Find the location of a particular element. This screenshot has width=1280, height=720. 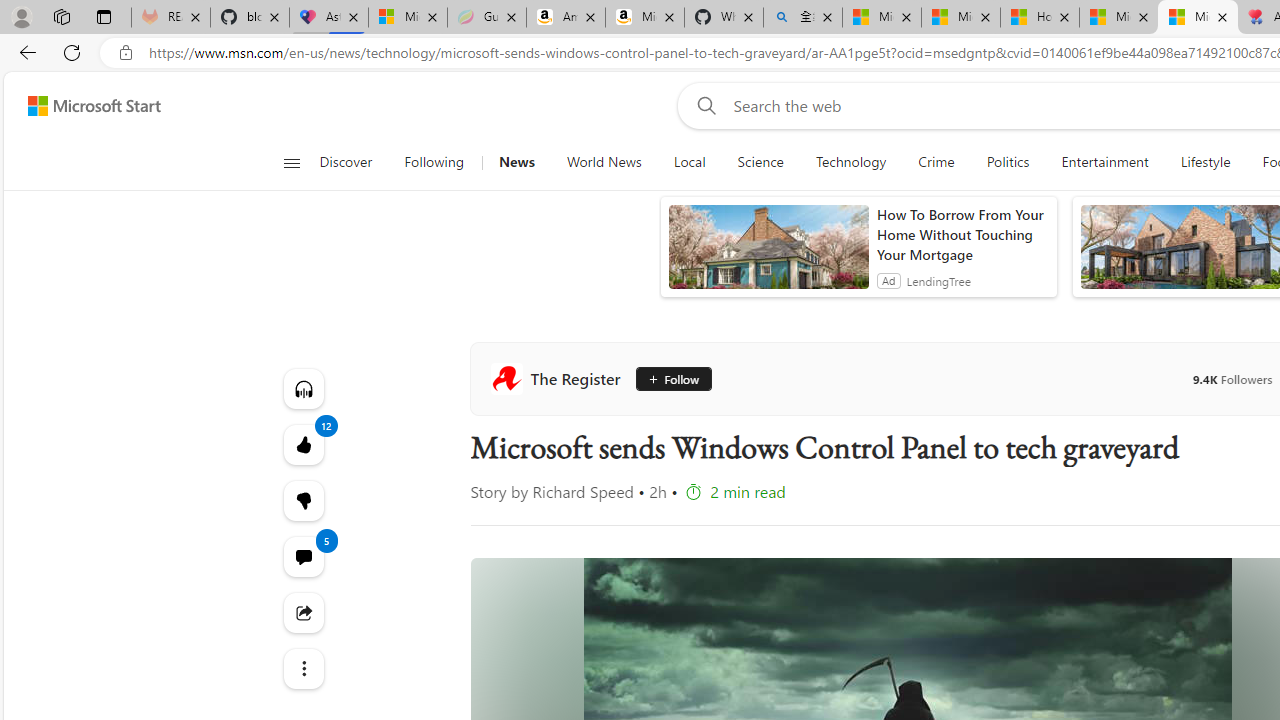

'anim-content' is located at coordinates (767, 254).